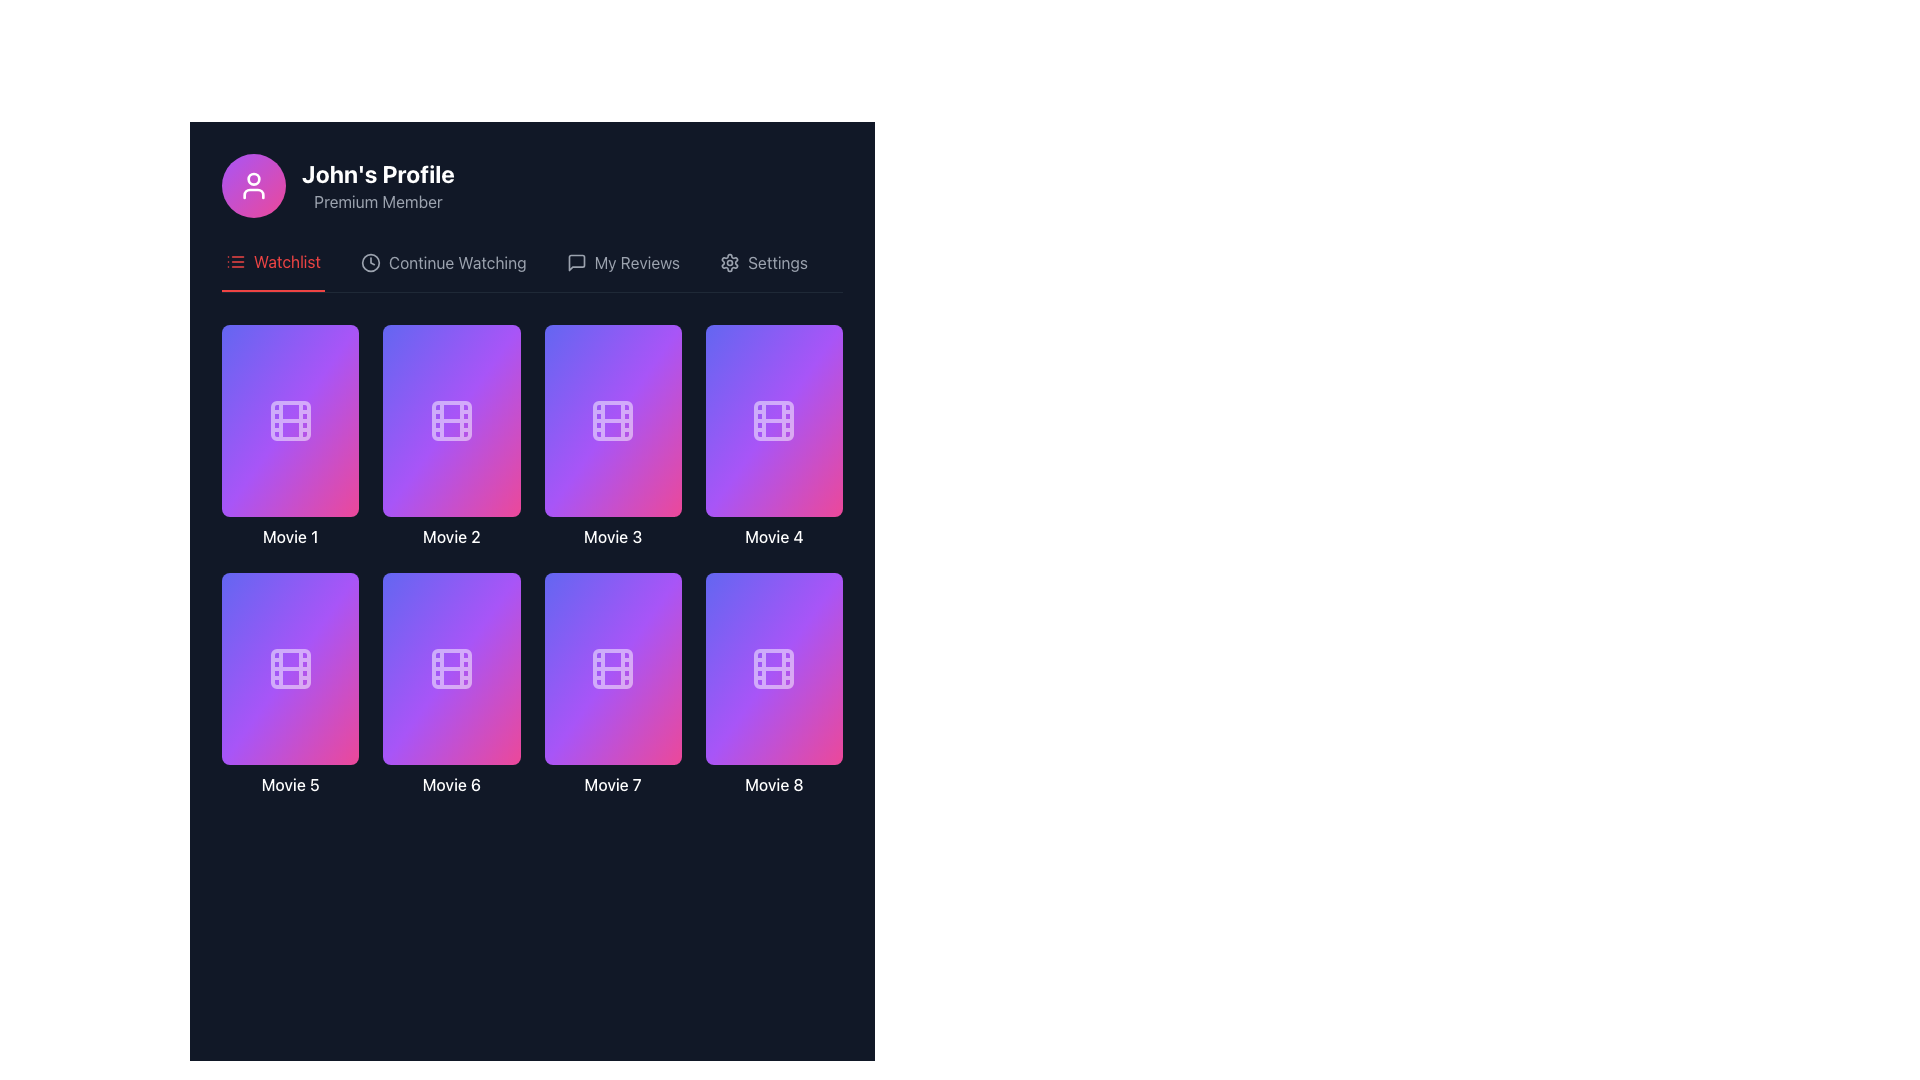 The image size is (1920, 1080). What do you see at coordinates (762, 270) in the screenshot?
I see `the fourth menu item in the horizontal navigation bar` at bounding box center [762, 270].